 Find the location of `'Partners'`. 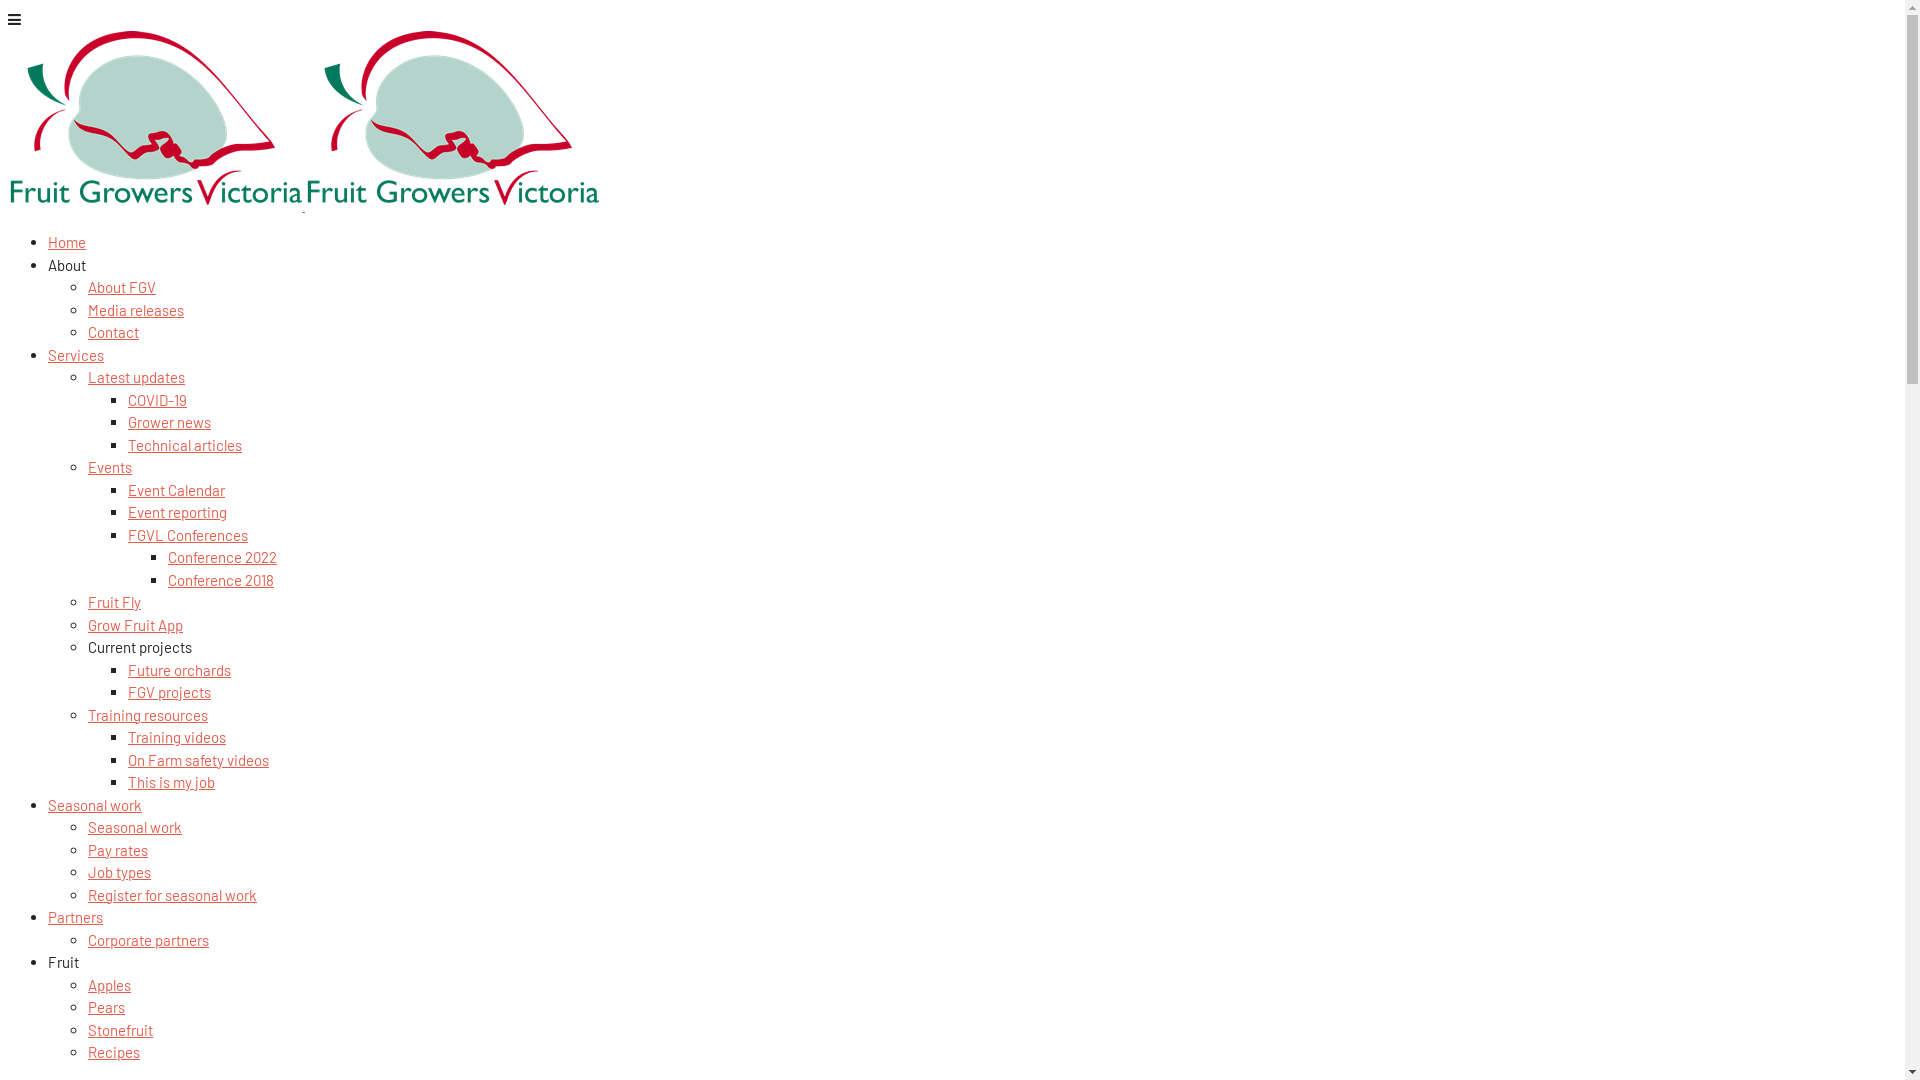

'Partners' is located at coordinates (48, 917).